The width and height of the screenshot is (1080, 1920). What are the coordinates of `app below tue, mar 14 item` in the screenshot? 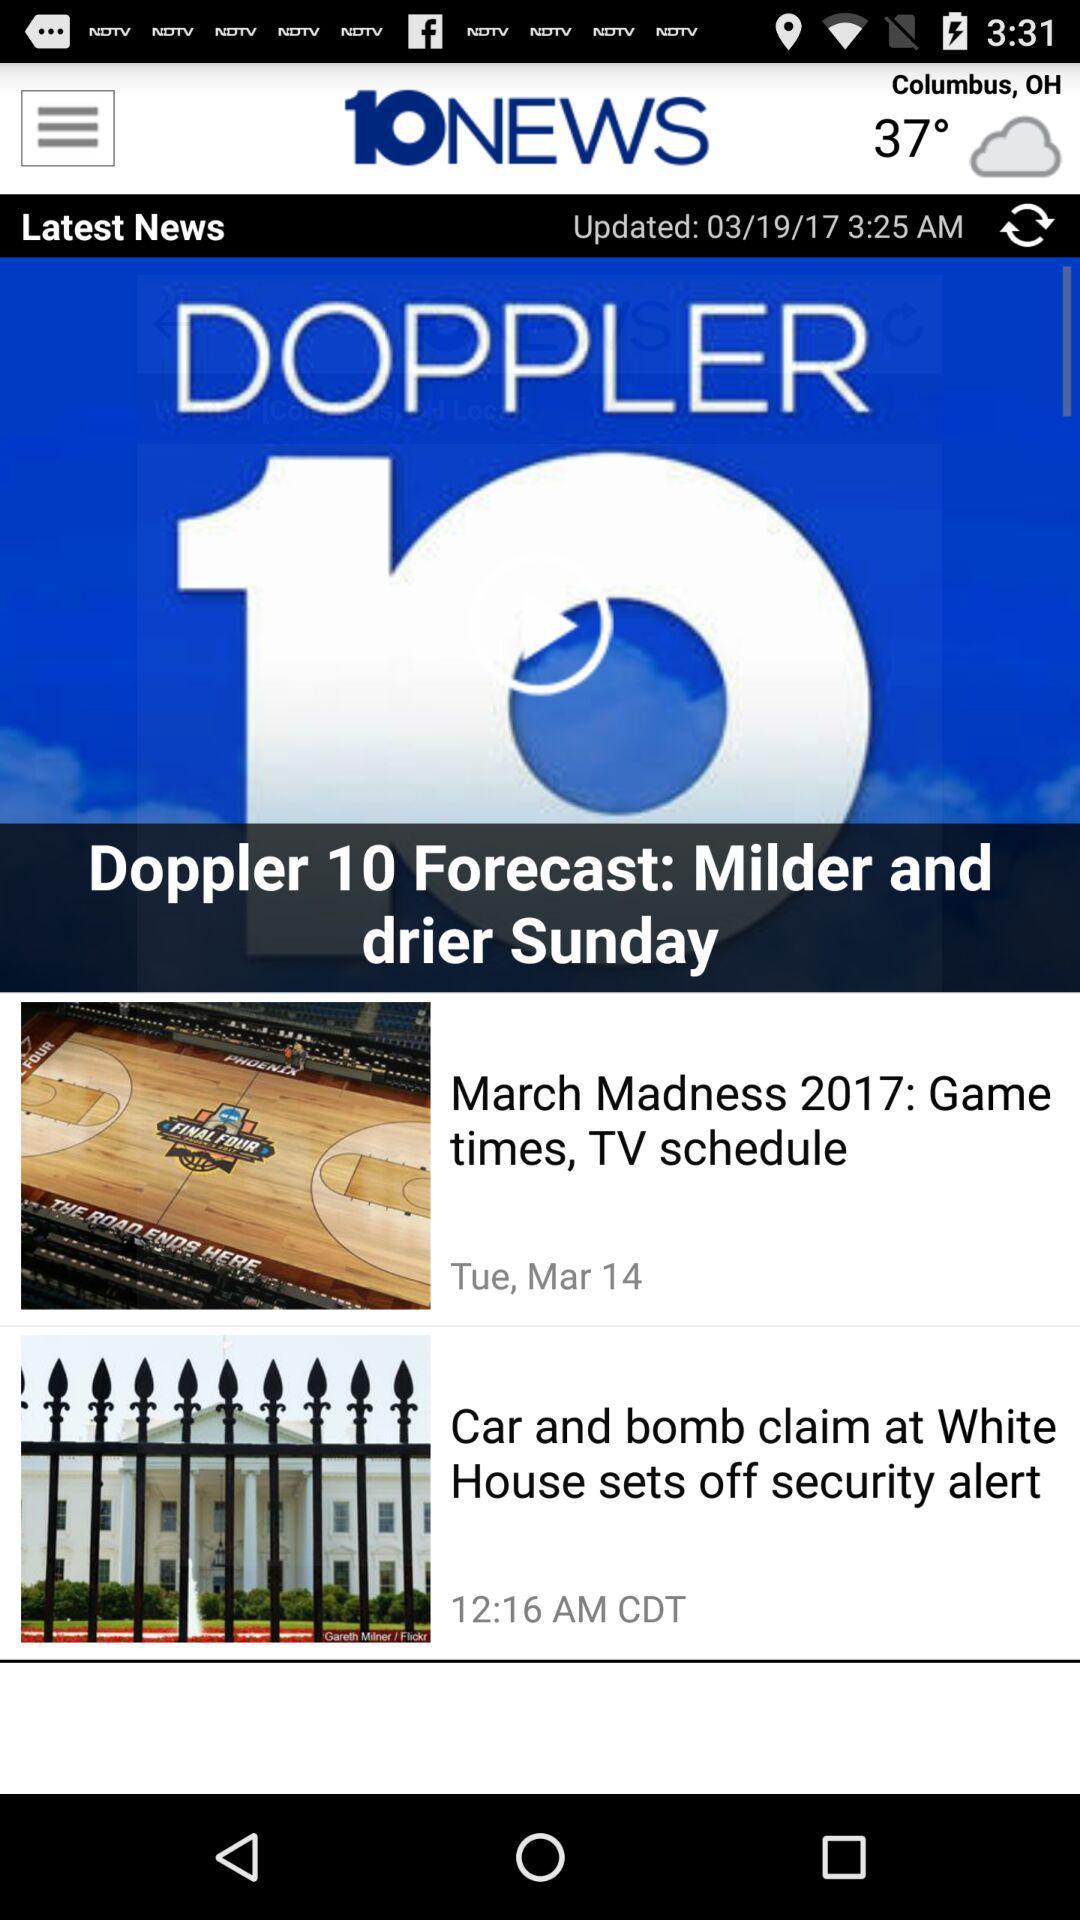 It's located at (754, 1451).